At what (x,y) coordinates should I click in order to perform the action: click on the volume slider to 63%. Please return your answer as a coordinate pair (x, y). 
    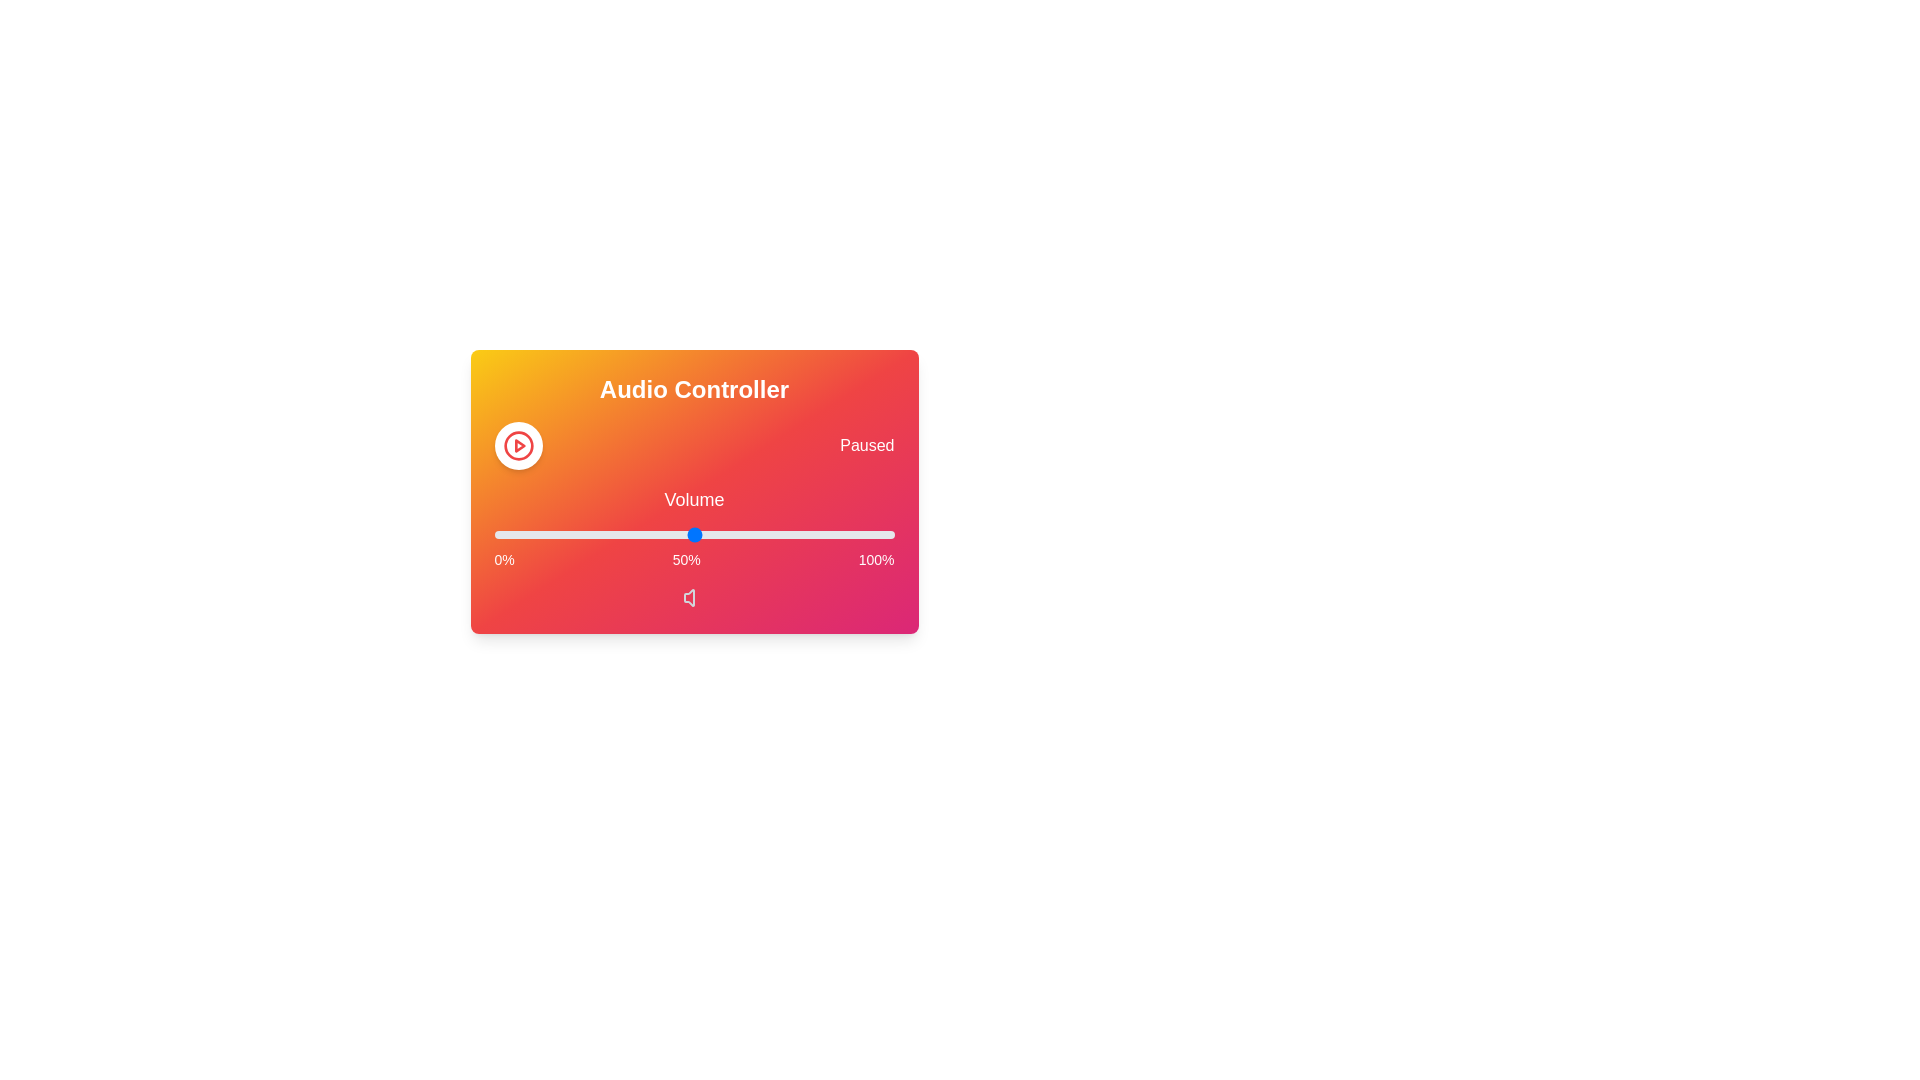
    Looking at the image, I should click on (745, 534).